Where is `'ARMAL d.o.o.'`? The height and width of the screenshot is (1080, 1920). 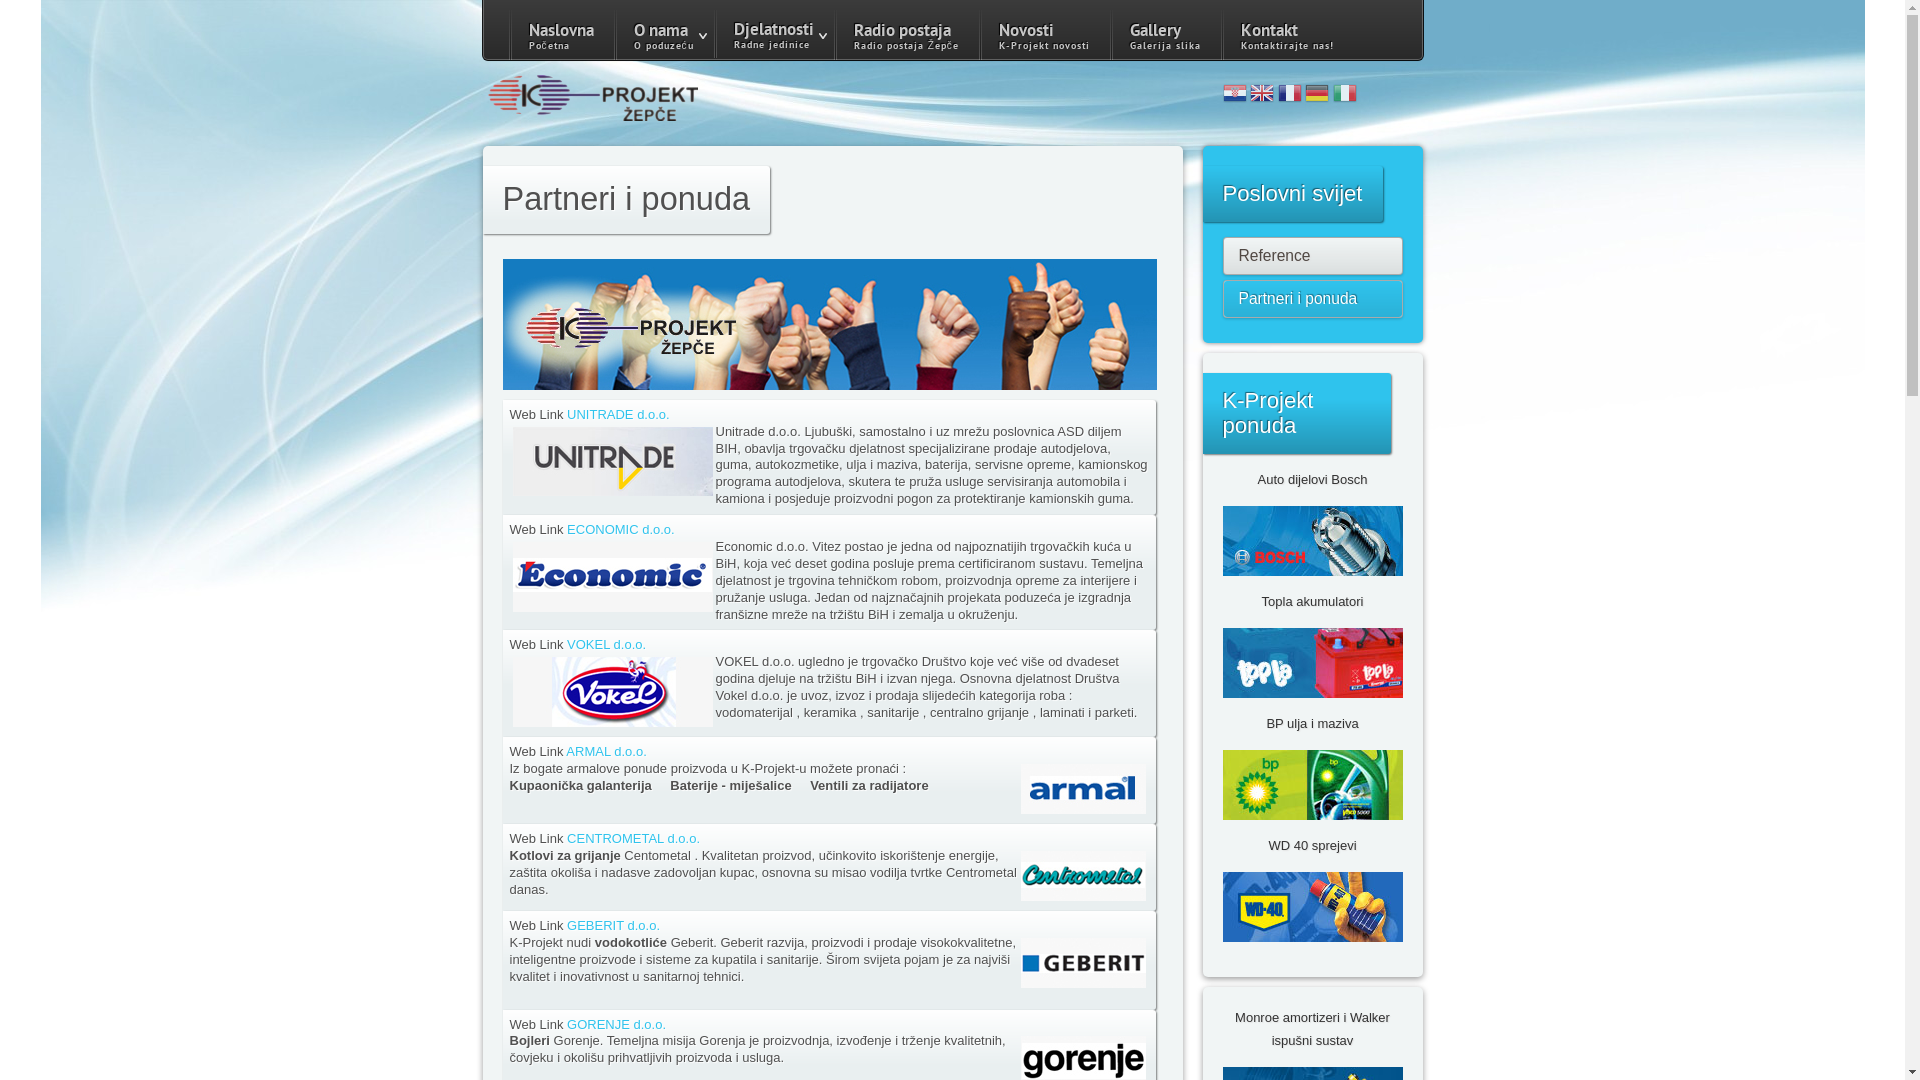
'ARMAL d.o.o.' is located at coordinates (604, 751).